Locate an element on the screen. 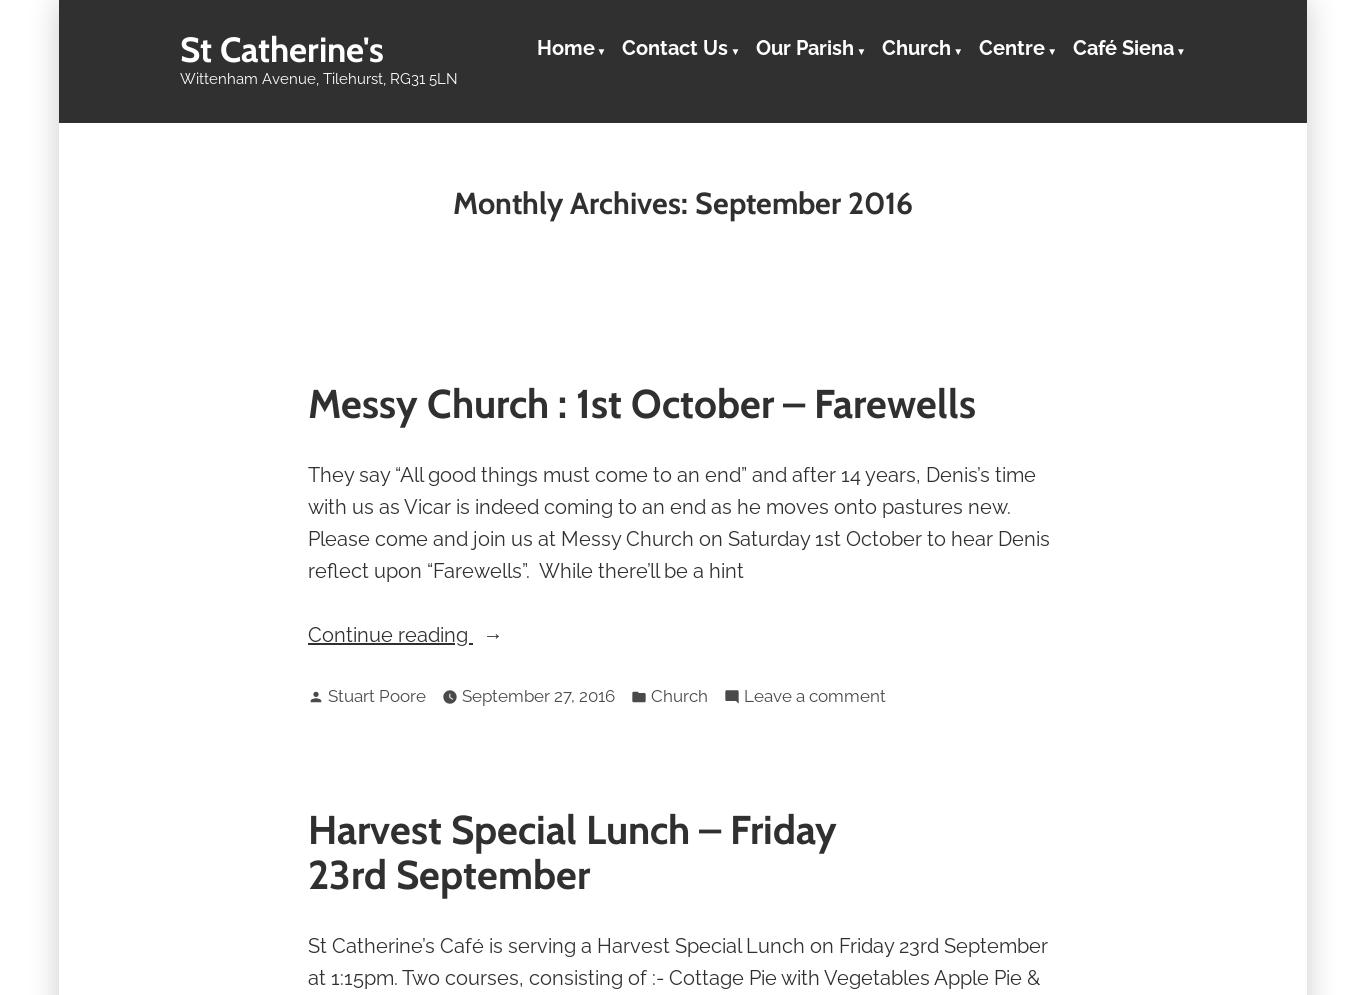 Image resolution: width=1366 pixels, height=995 pixels. 'Home' is located at coordinates (564, 46).